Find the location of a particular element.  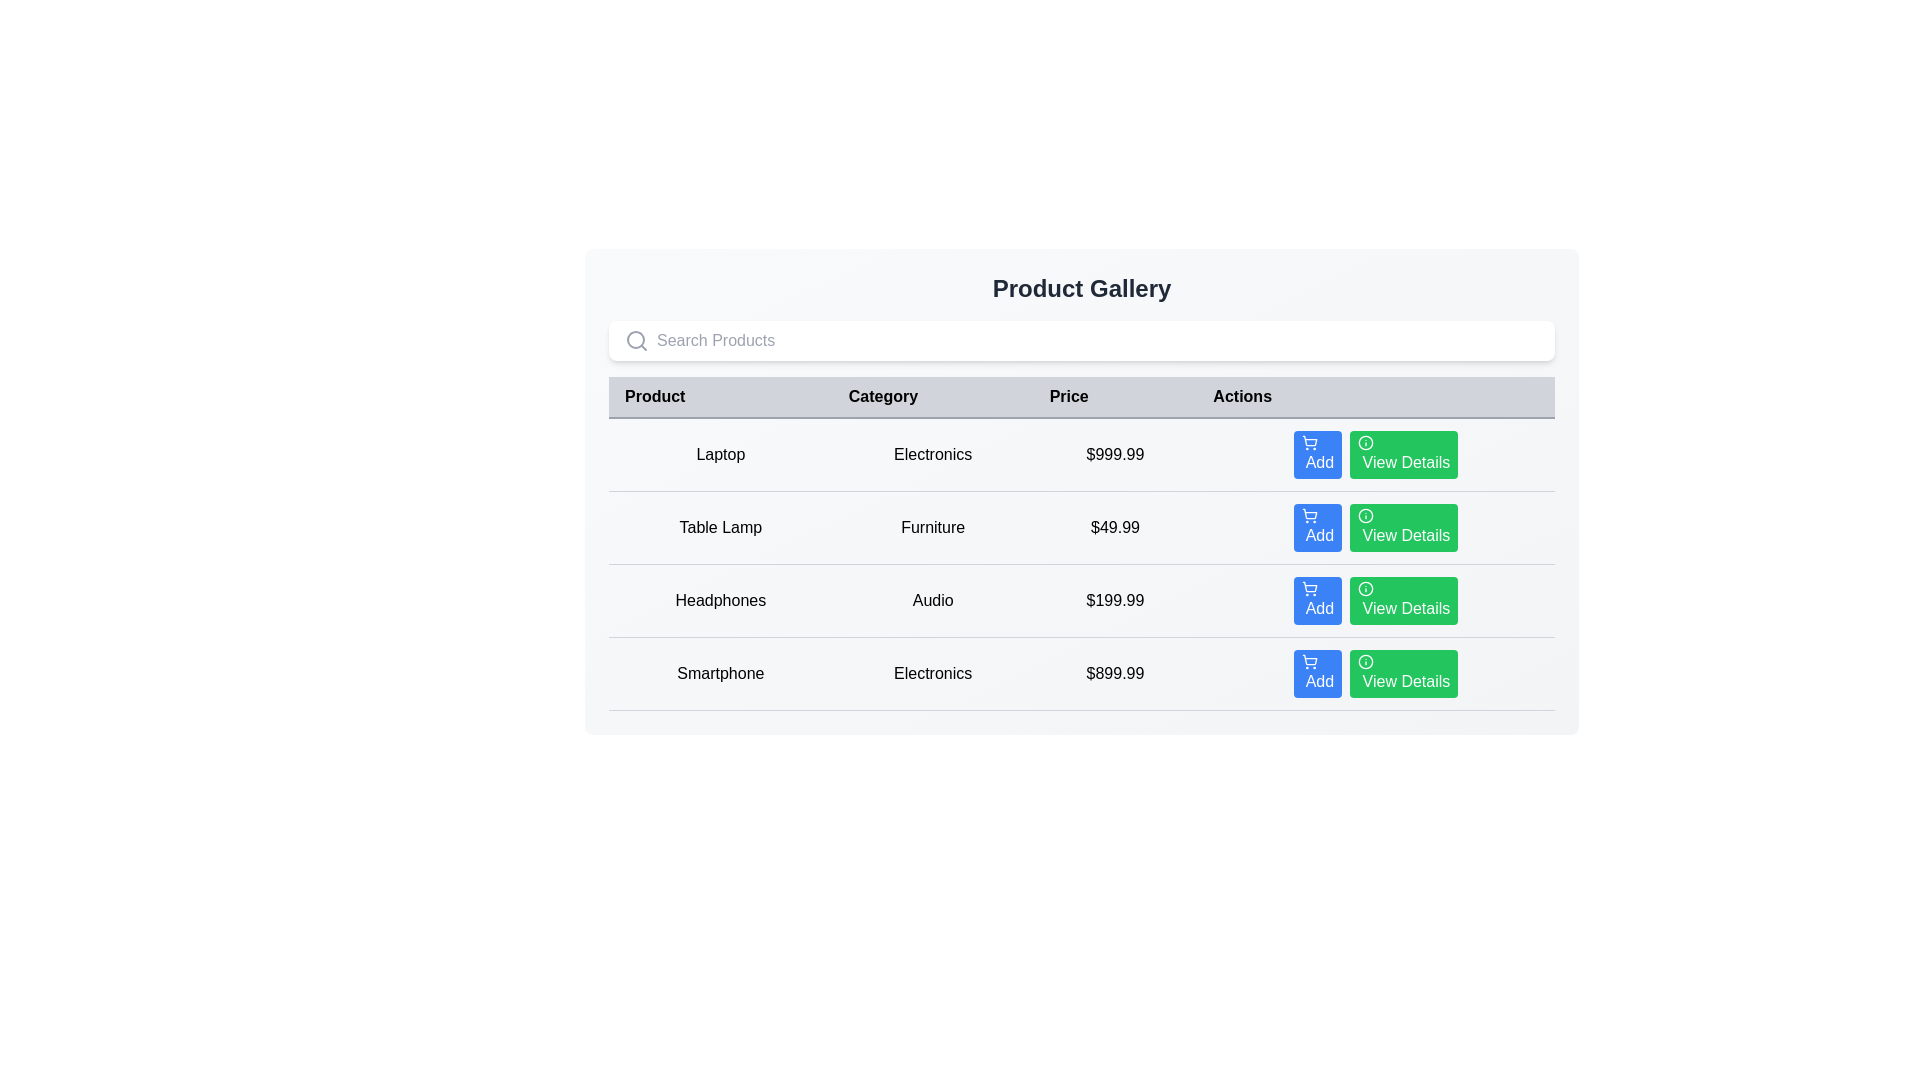

the 'Smartphone' label located in the first column under the 'Product' header in the fourth row of the table is located at coordinates (720, 674).